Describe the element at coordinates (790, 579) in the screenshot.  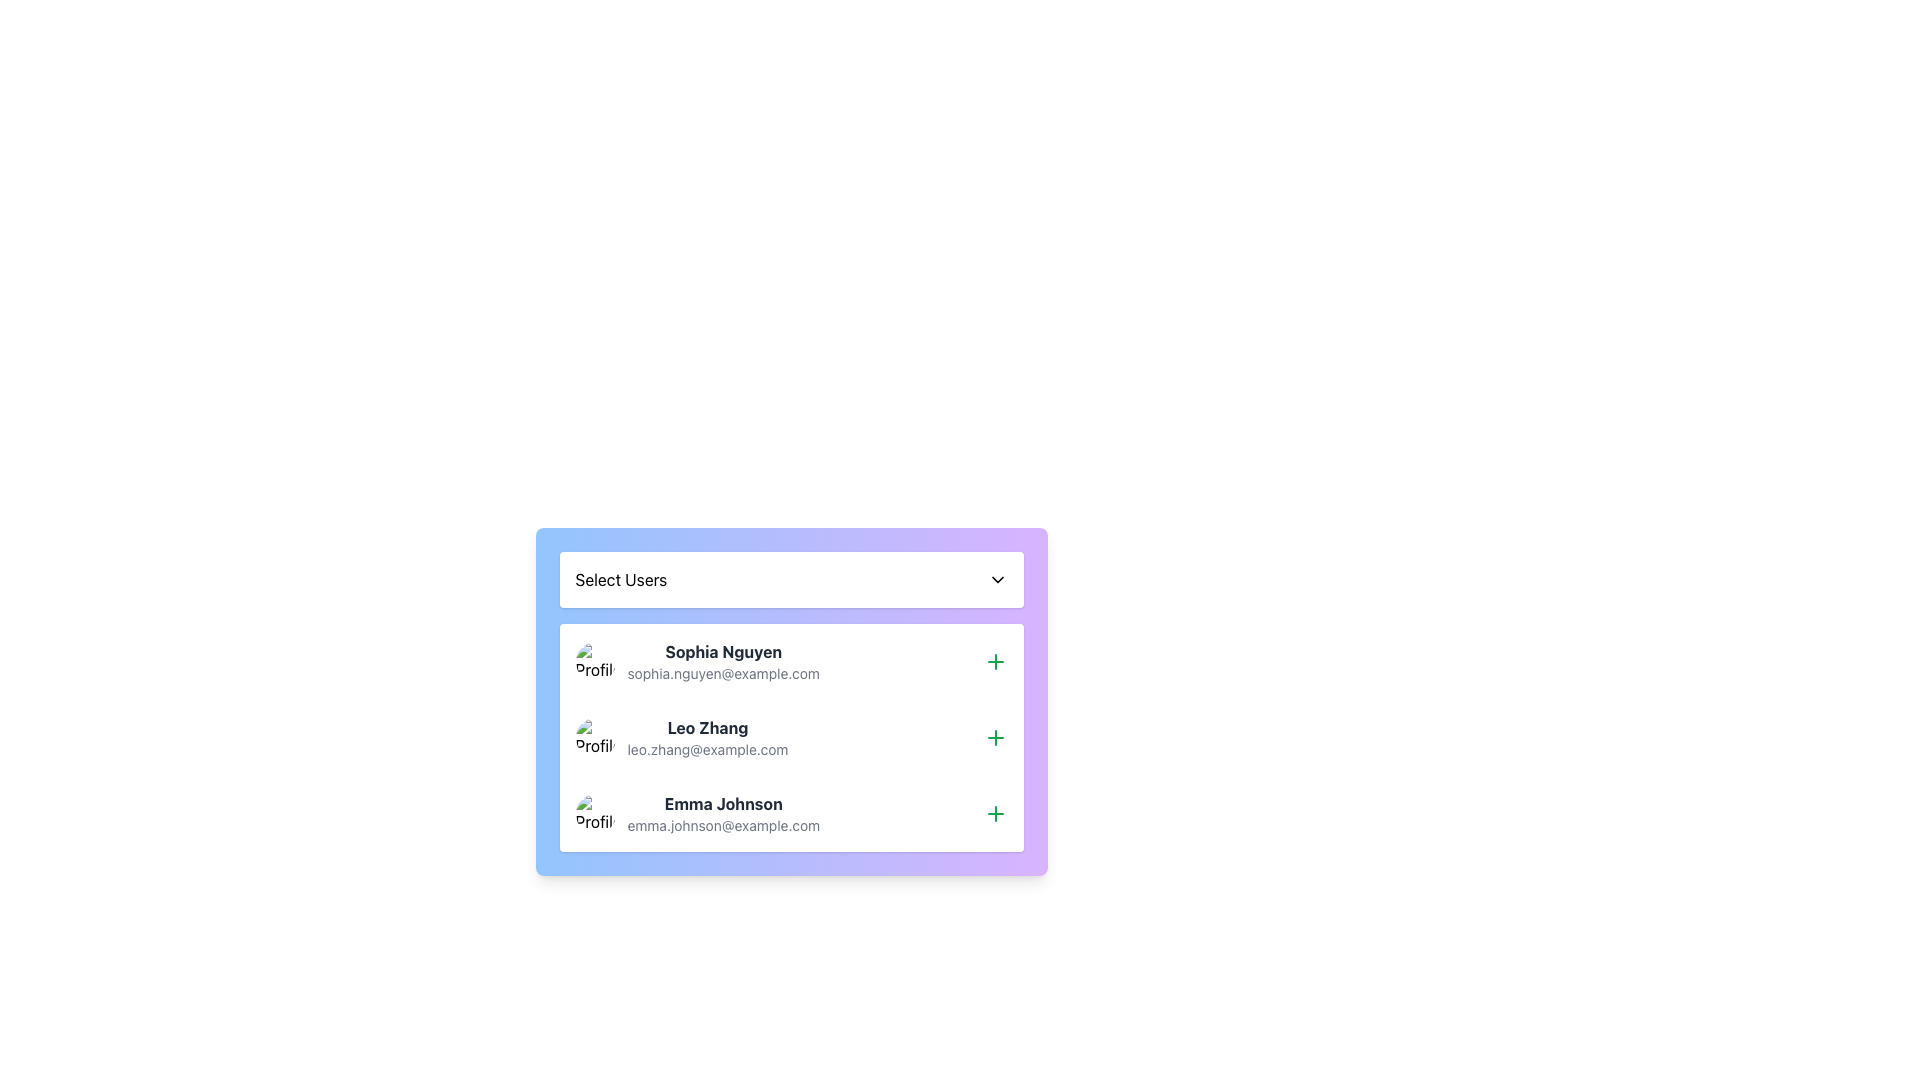
I see `the 'Select Users' dropdown trigger located at the top of the card-like structure with a gradient background` at that location.